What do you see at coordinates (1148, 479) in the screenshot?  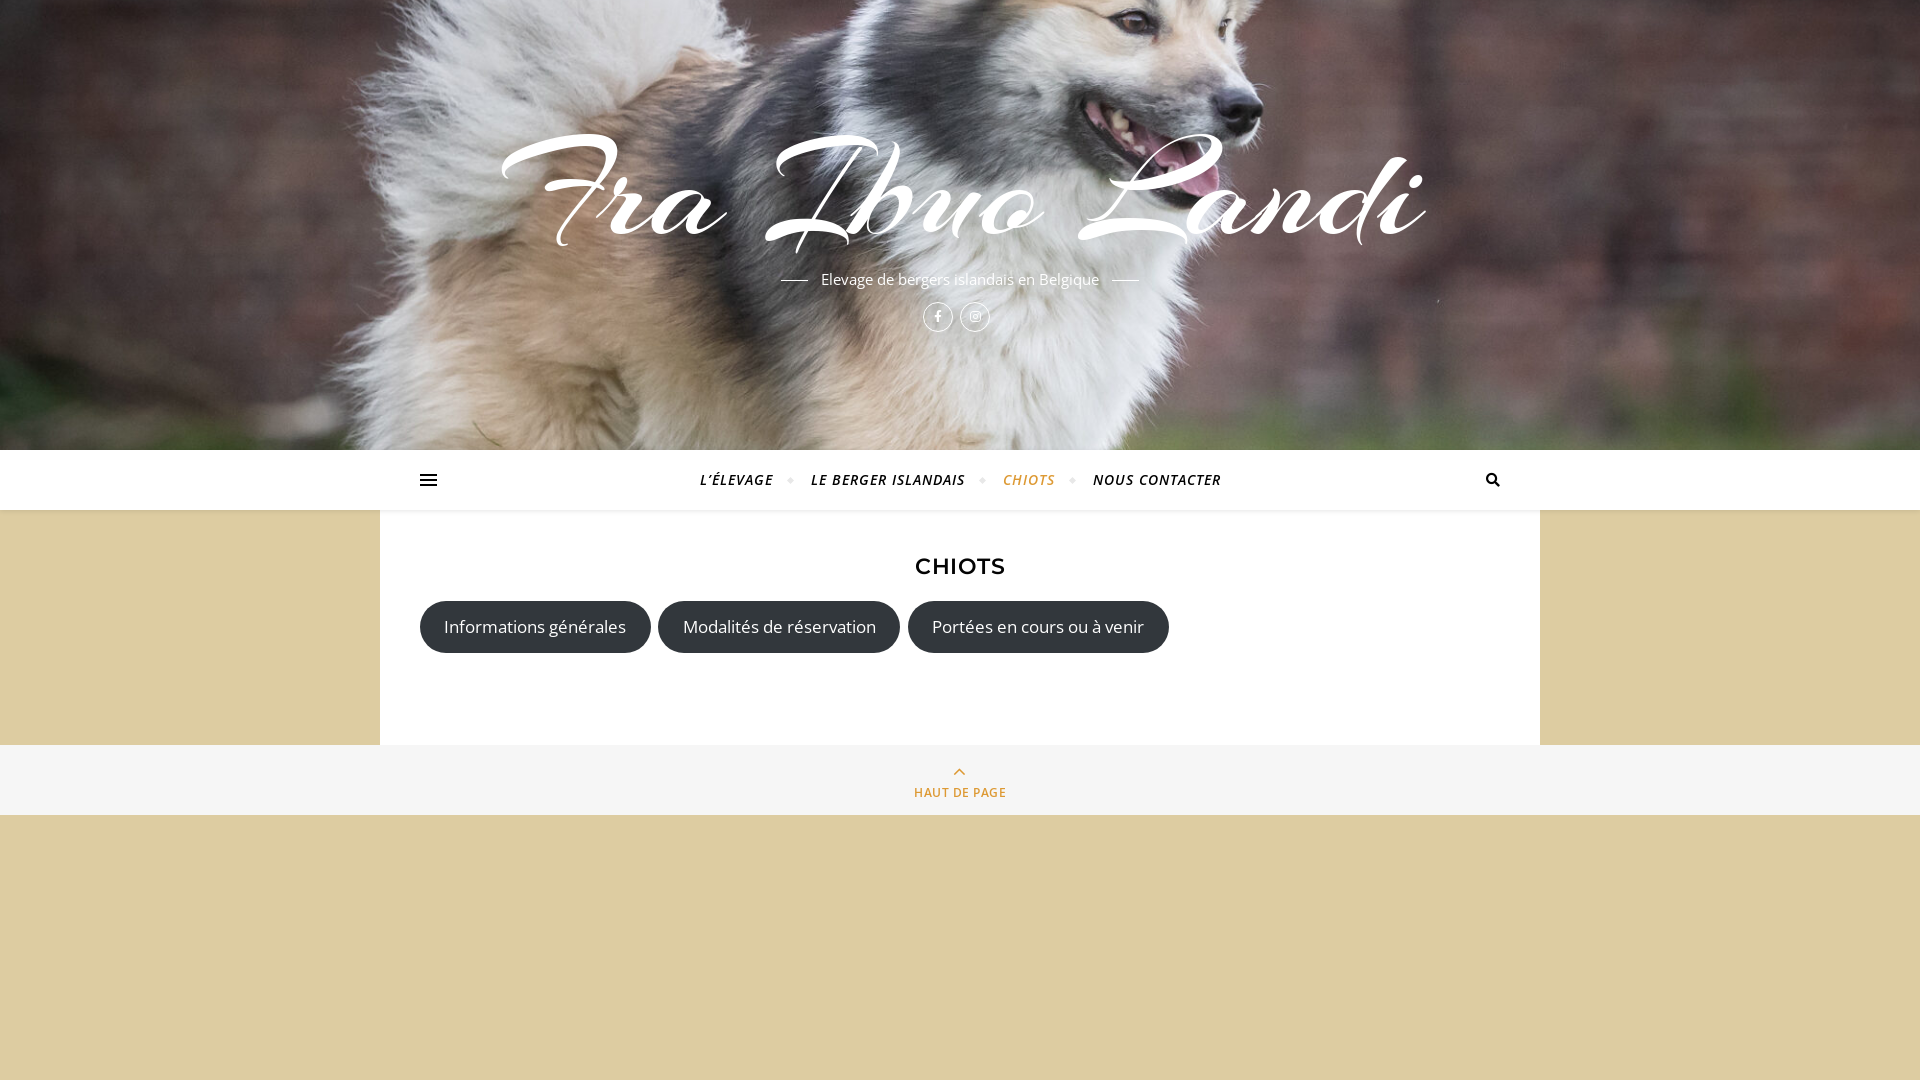 I see `'NOUS CONTACTER'` at bounding box center [1148, 479].